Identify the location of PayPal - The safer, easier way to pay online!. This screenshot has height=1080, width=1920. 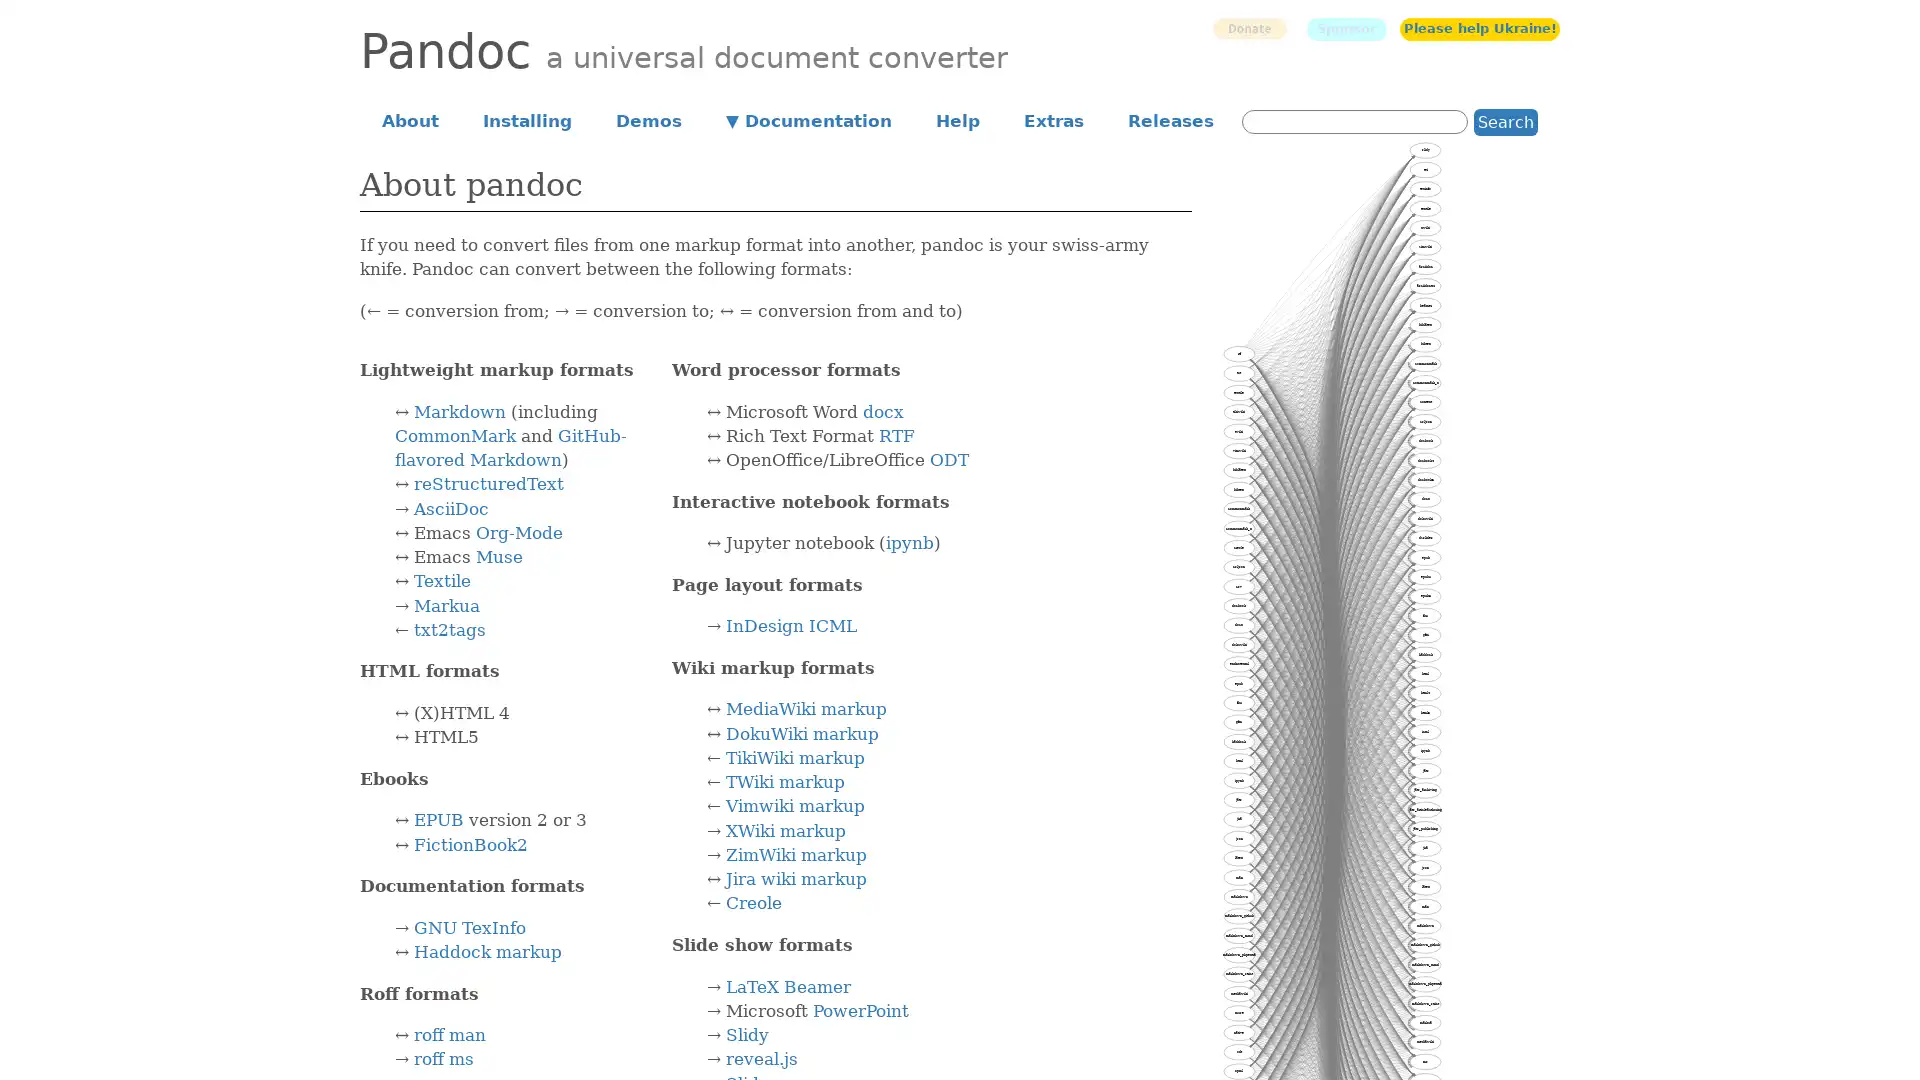
(1248, 28).